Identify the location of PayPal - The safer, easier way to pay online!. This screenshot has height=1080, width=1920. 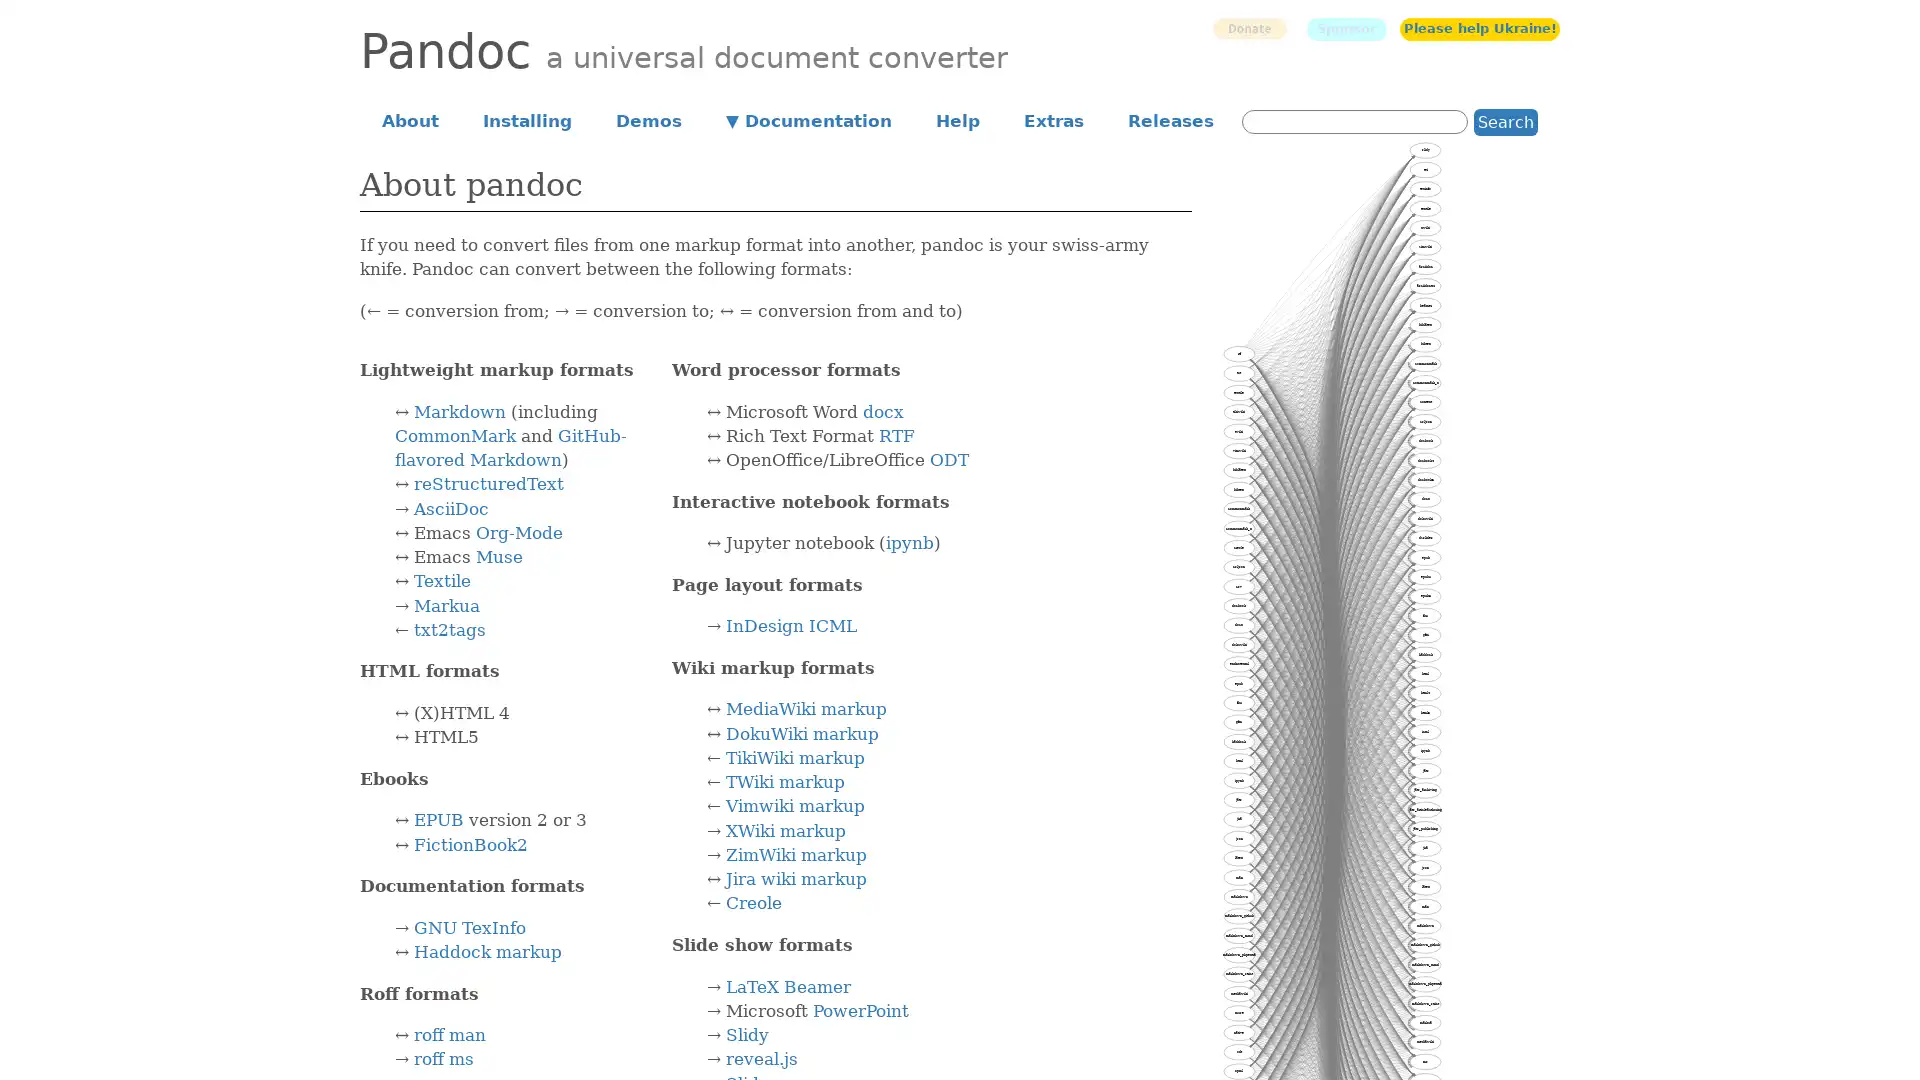
(1248, 28).